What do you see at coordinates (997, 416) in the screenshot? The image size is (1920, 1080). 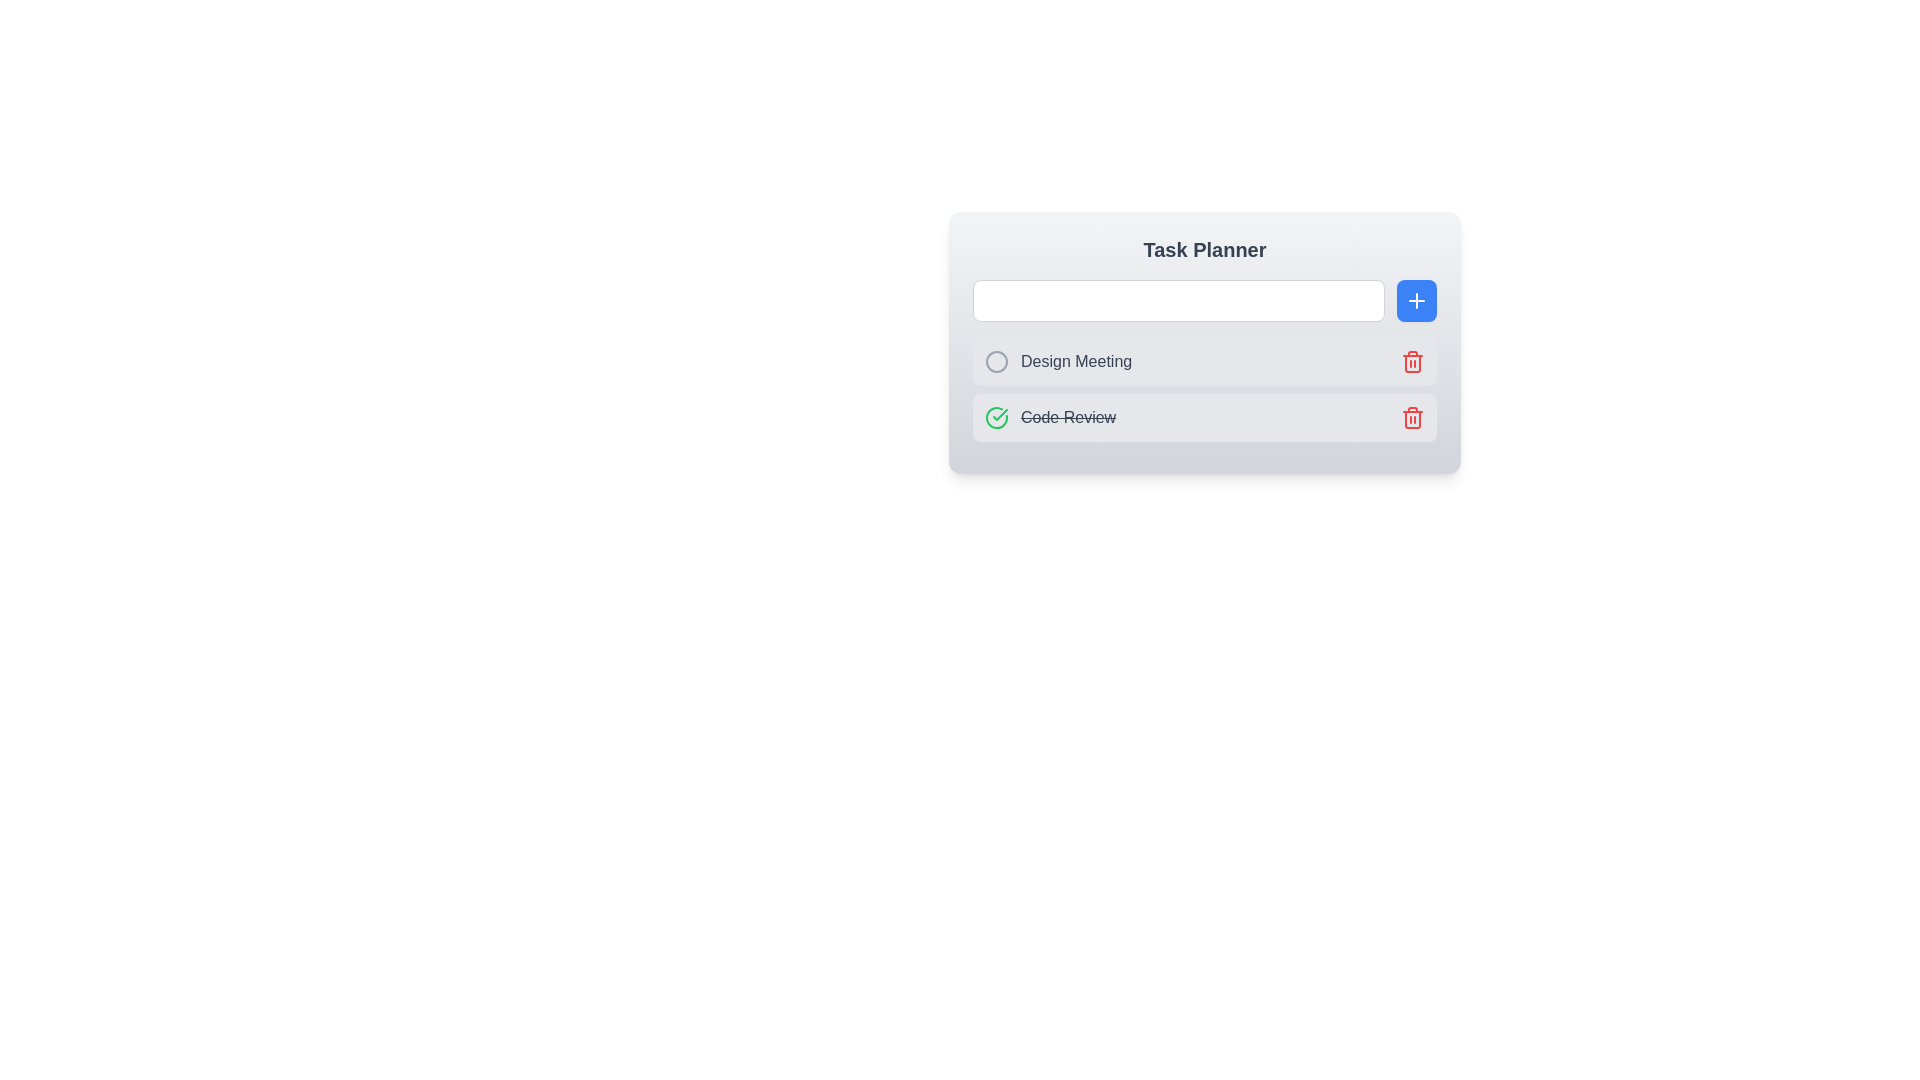 I see `the green checkbox with a check mark` at bounding box center [997, 416].